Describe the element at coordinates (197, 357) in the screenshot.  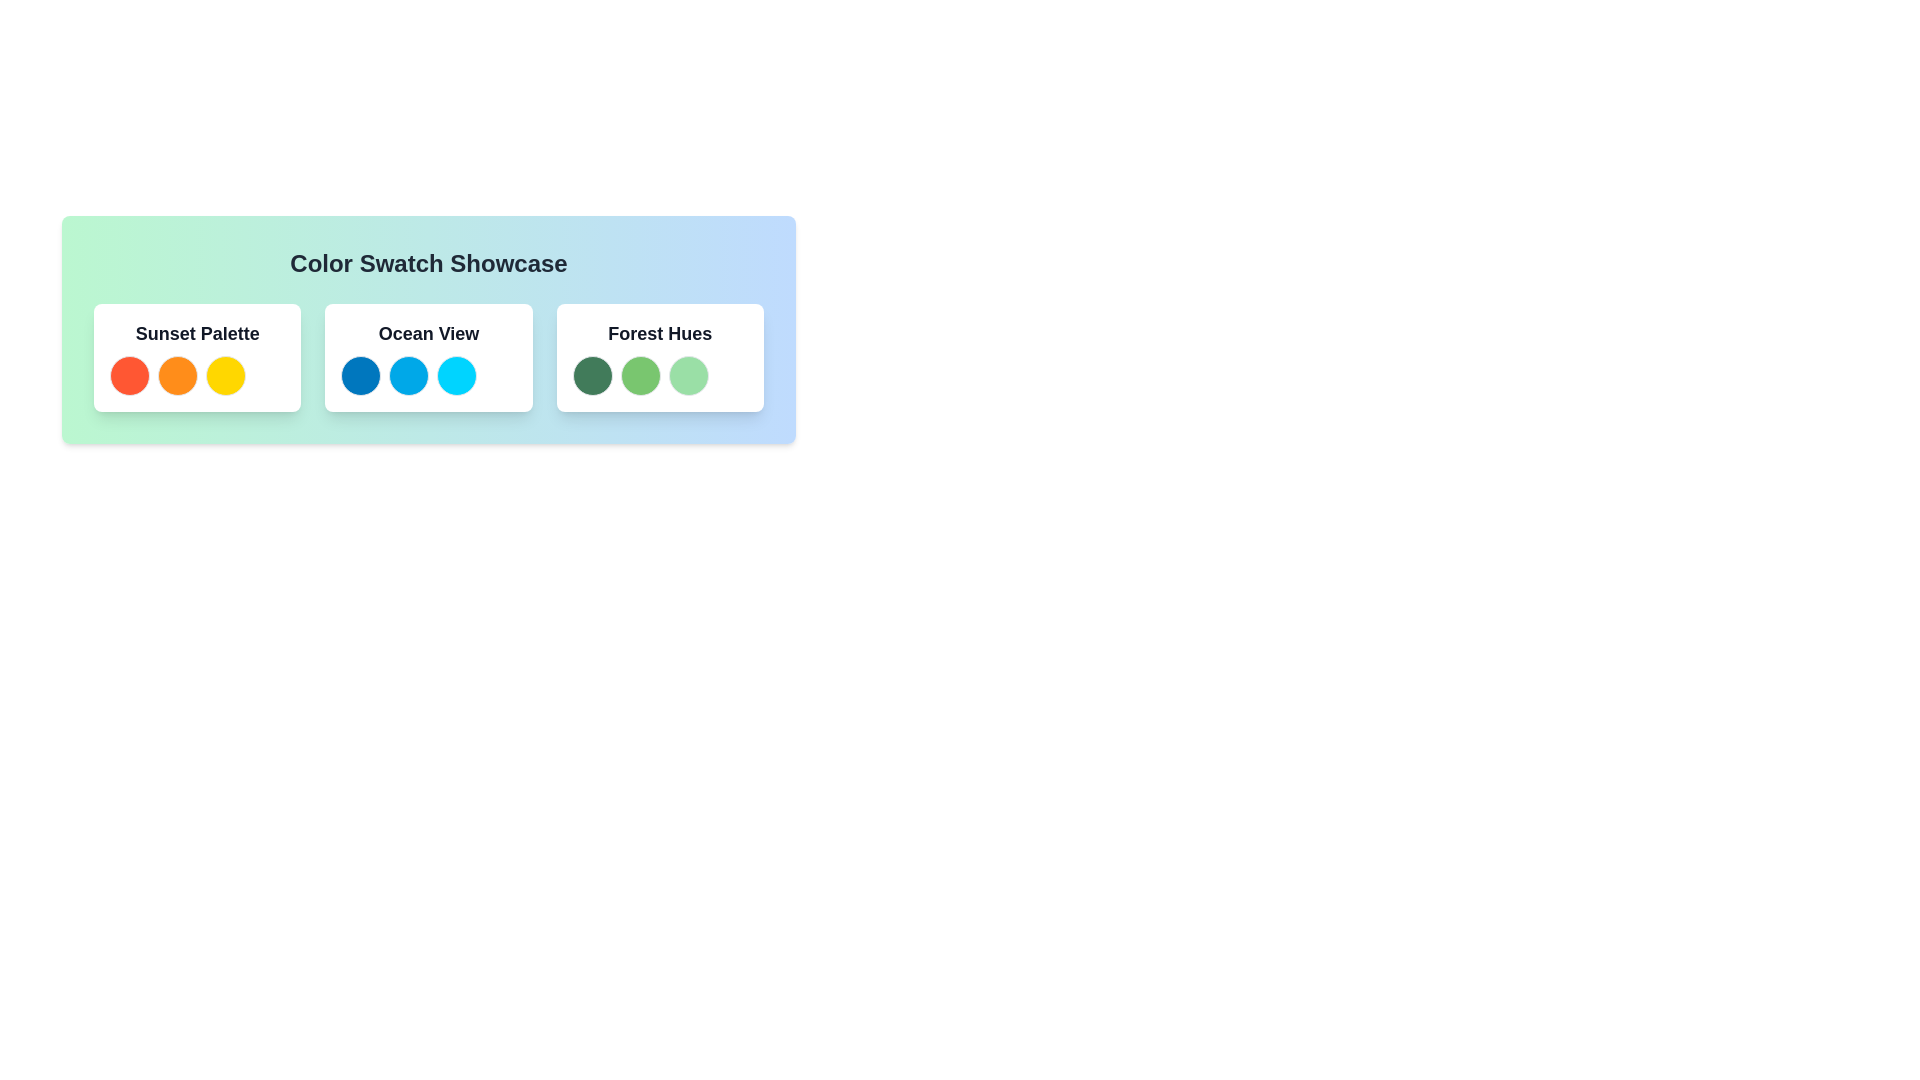
I see `the 'Sunset Palette' color palette card, which is the first card in a row of three, located in a grid layout` at that location.